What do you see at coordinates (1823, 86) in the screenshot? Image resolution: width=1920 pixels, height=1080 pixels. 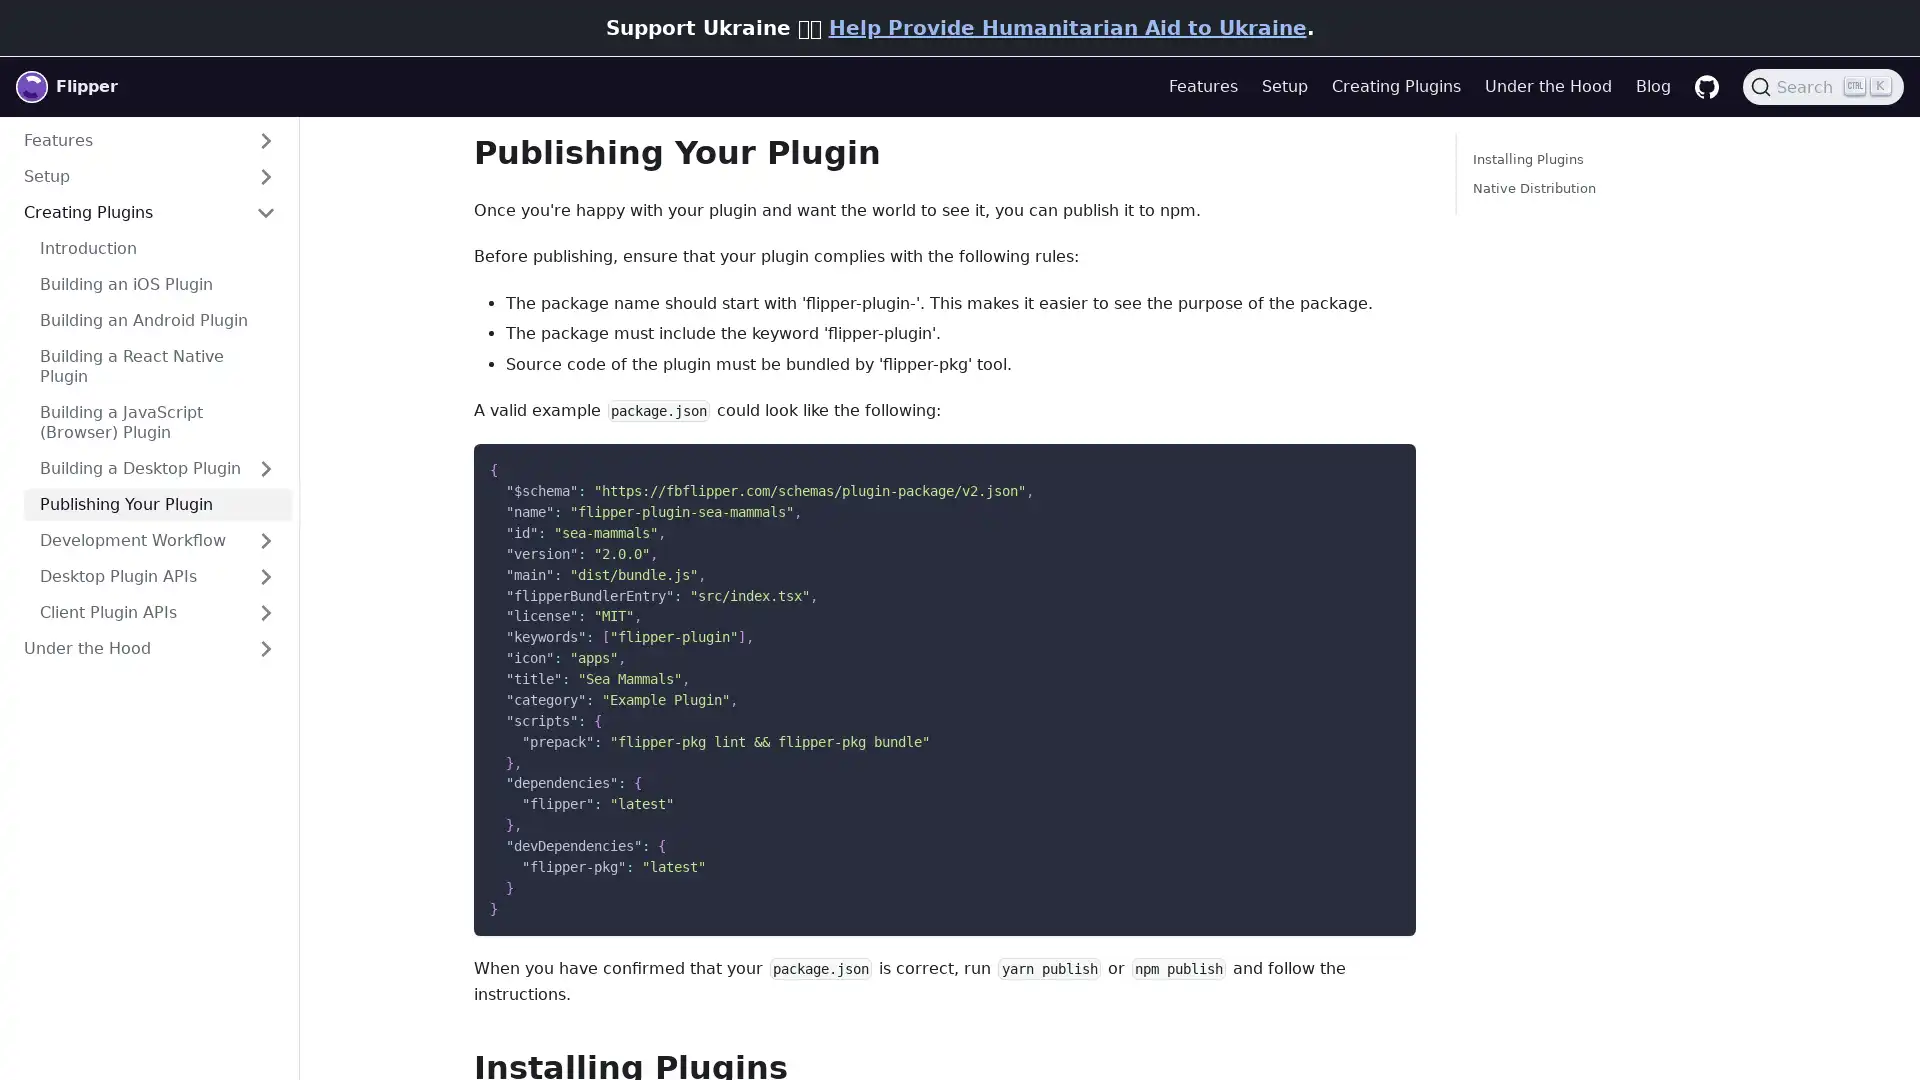 I see `Search` at bounding box center [1823, 86].